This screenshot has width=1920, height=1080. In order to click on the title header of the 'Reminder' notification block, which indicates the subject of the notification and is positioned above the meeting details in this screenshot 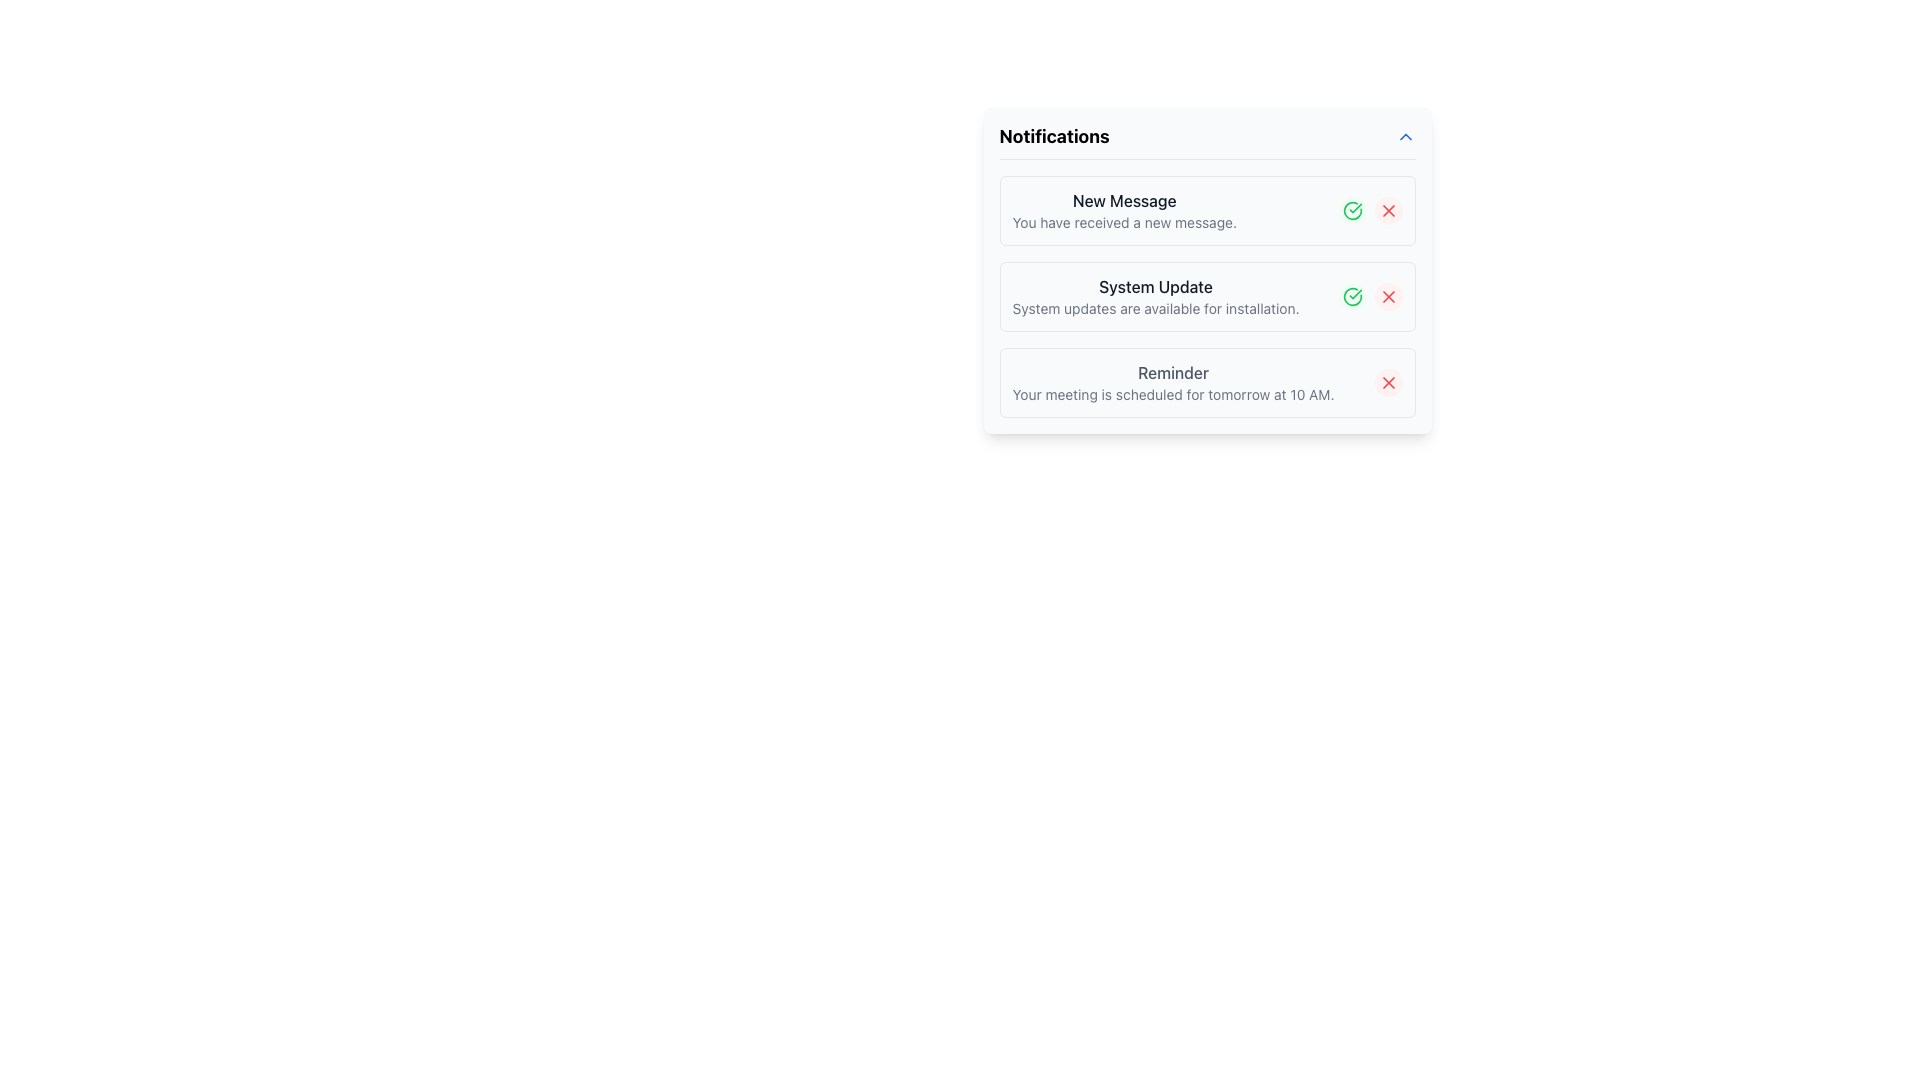, I will do `click(1173, 373)`.